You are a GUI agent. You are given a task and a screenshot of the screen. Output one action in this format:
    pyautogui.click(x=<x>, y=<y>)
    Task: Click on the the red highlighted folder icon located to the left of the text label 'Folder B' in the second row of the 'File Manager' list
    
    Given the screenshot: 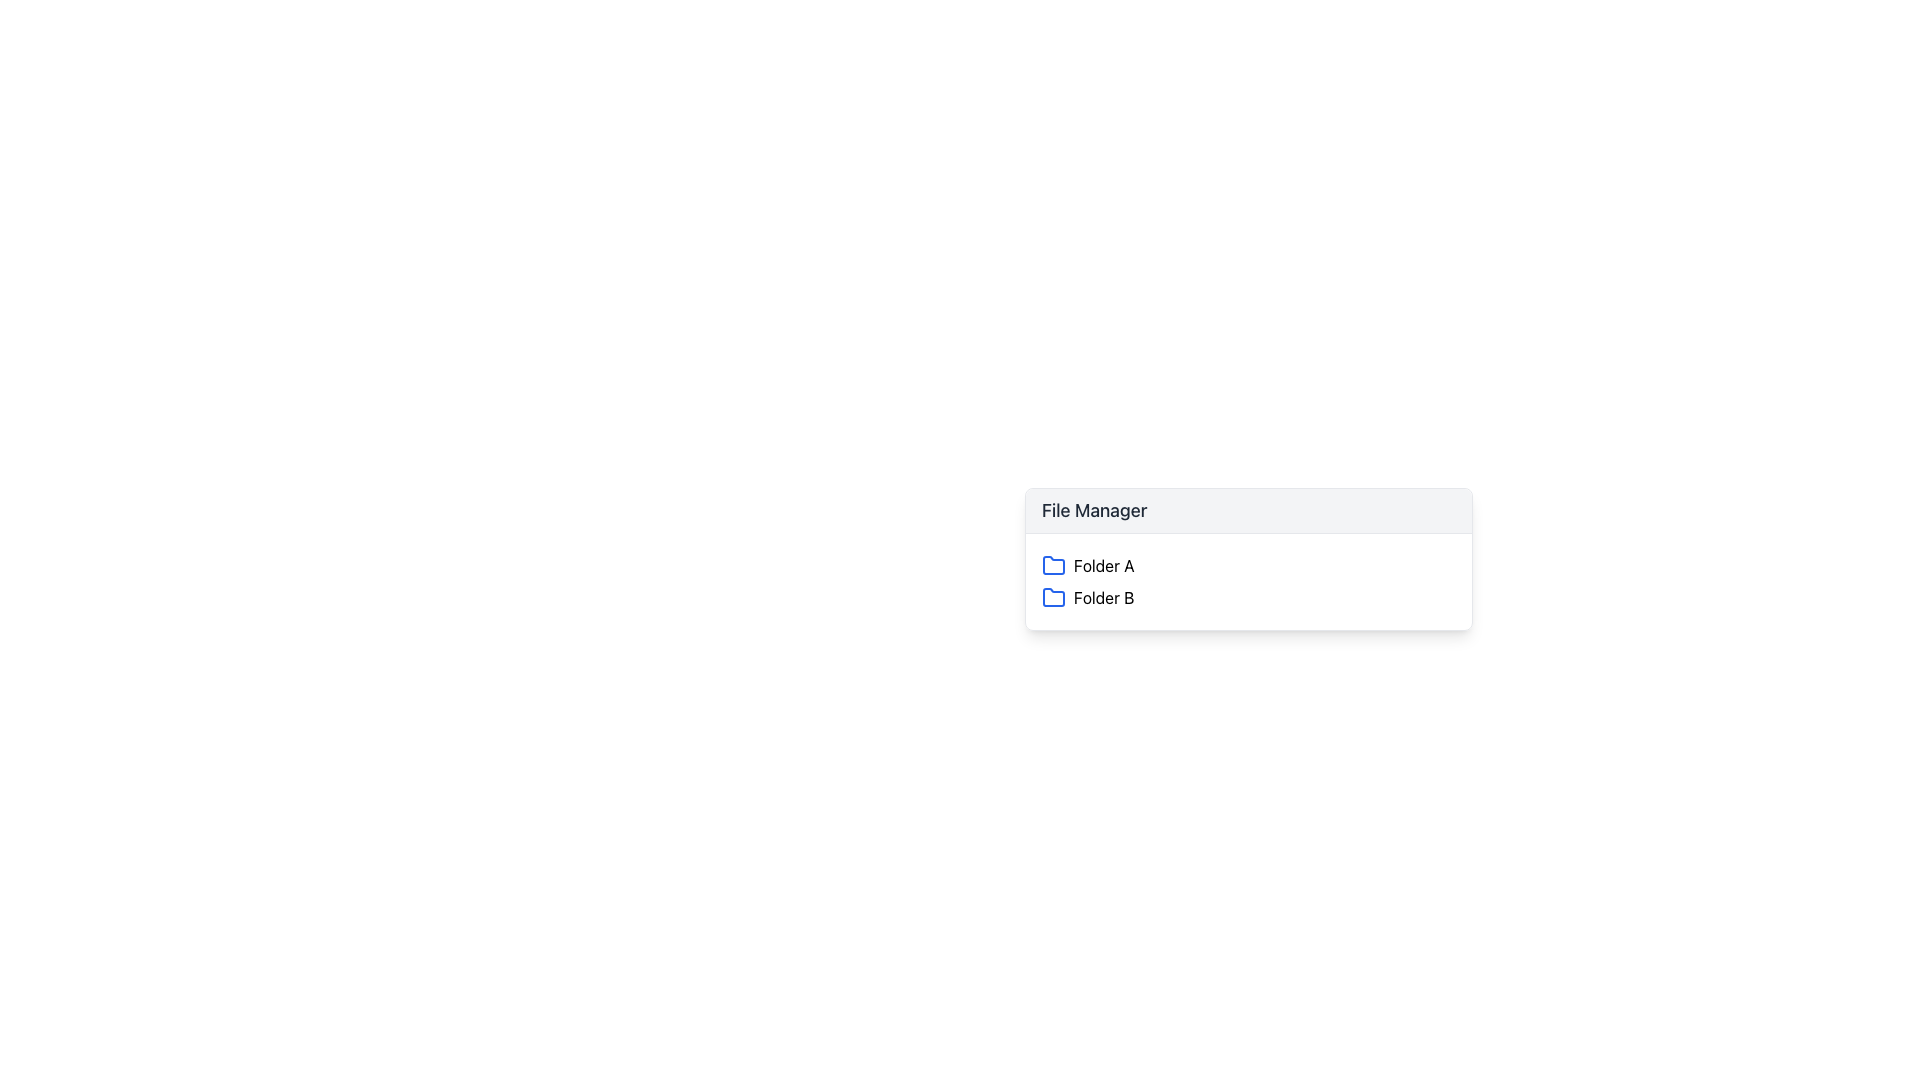 What is the action you would take?
    pyautogui.click(x=1053, y=596)
    